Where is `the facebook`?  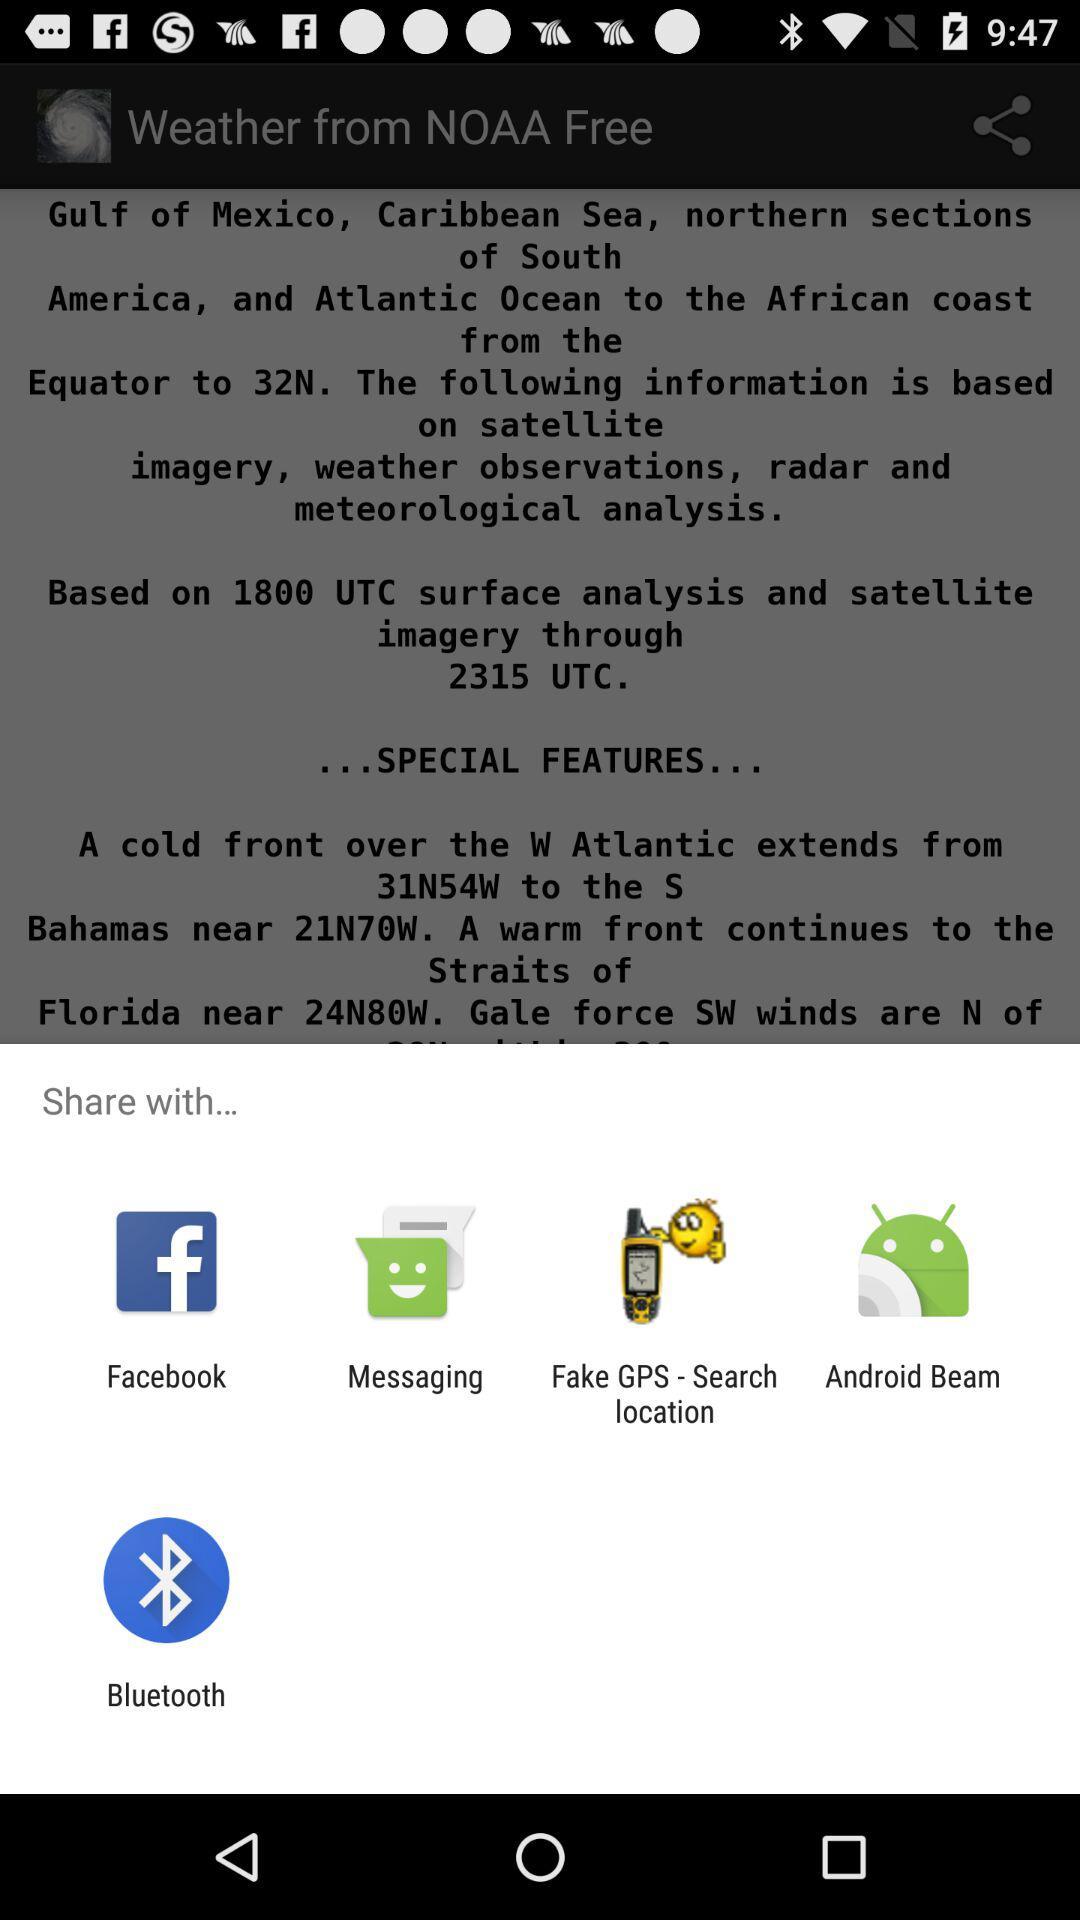 the facebook is located at coordinates (165, 1392).